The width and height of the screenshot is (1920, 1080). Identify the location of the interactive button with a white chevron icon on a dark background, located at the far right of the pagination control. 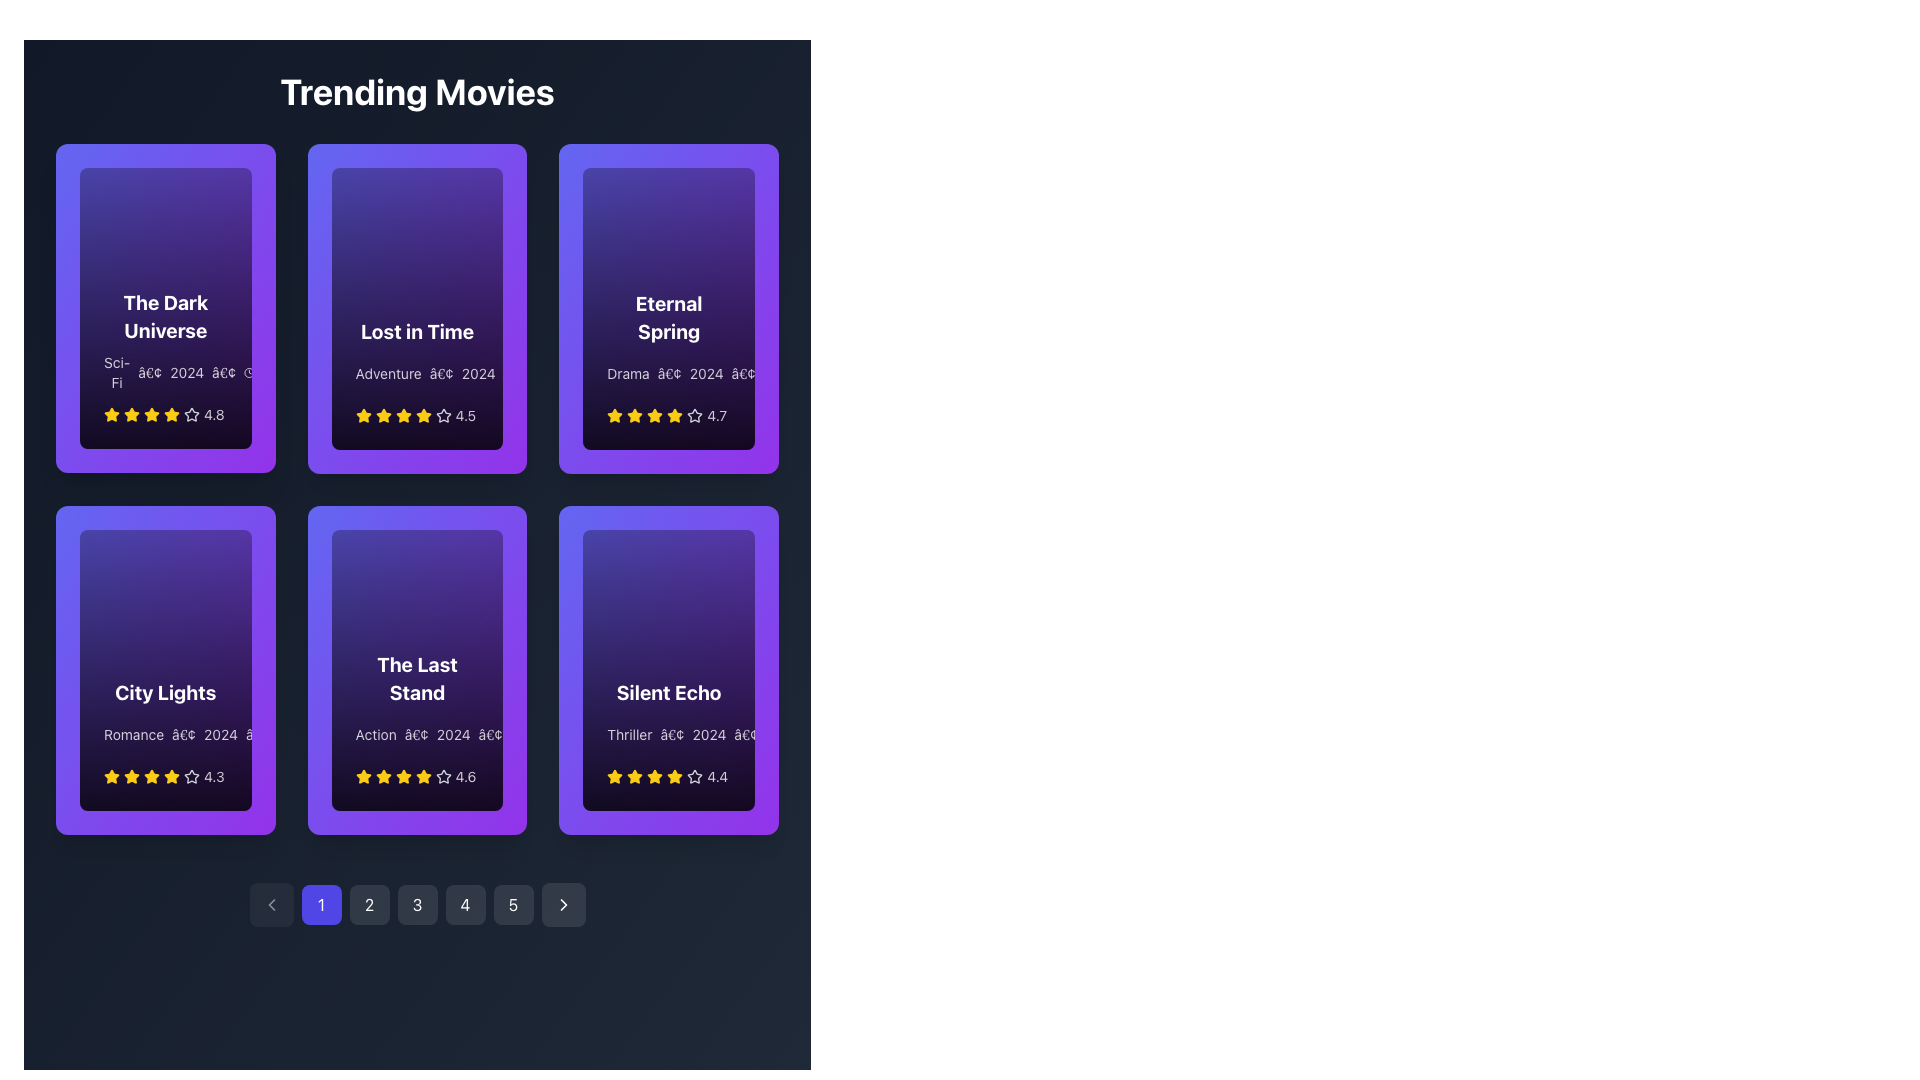
(562, 905).